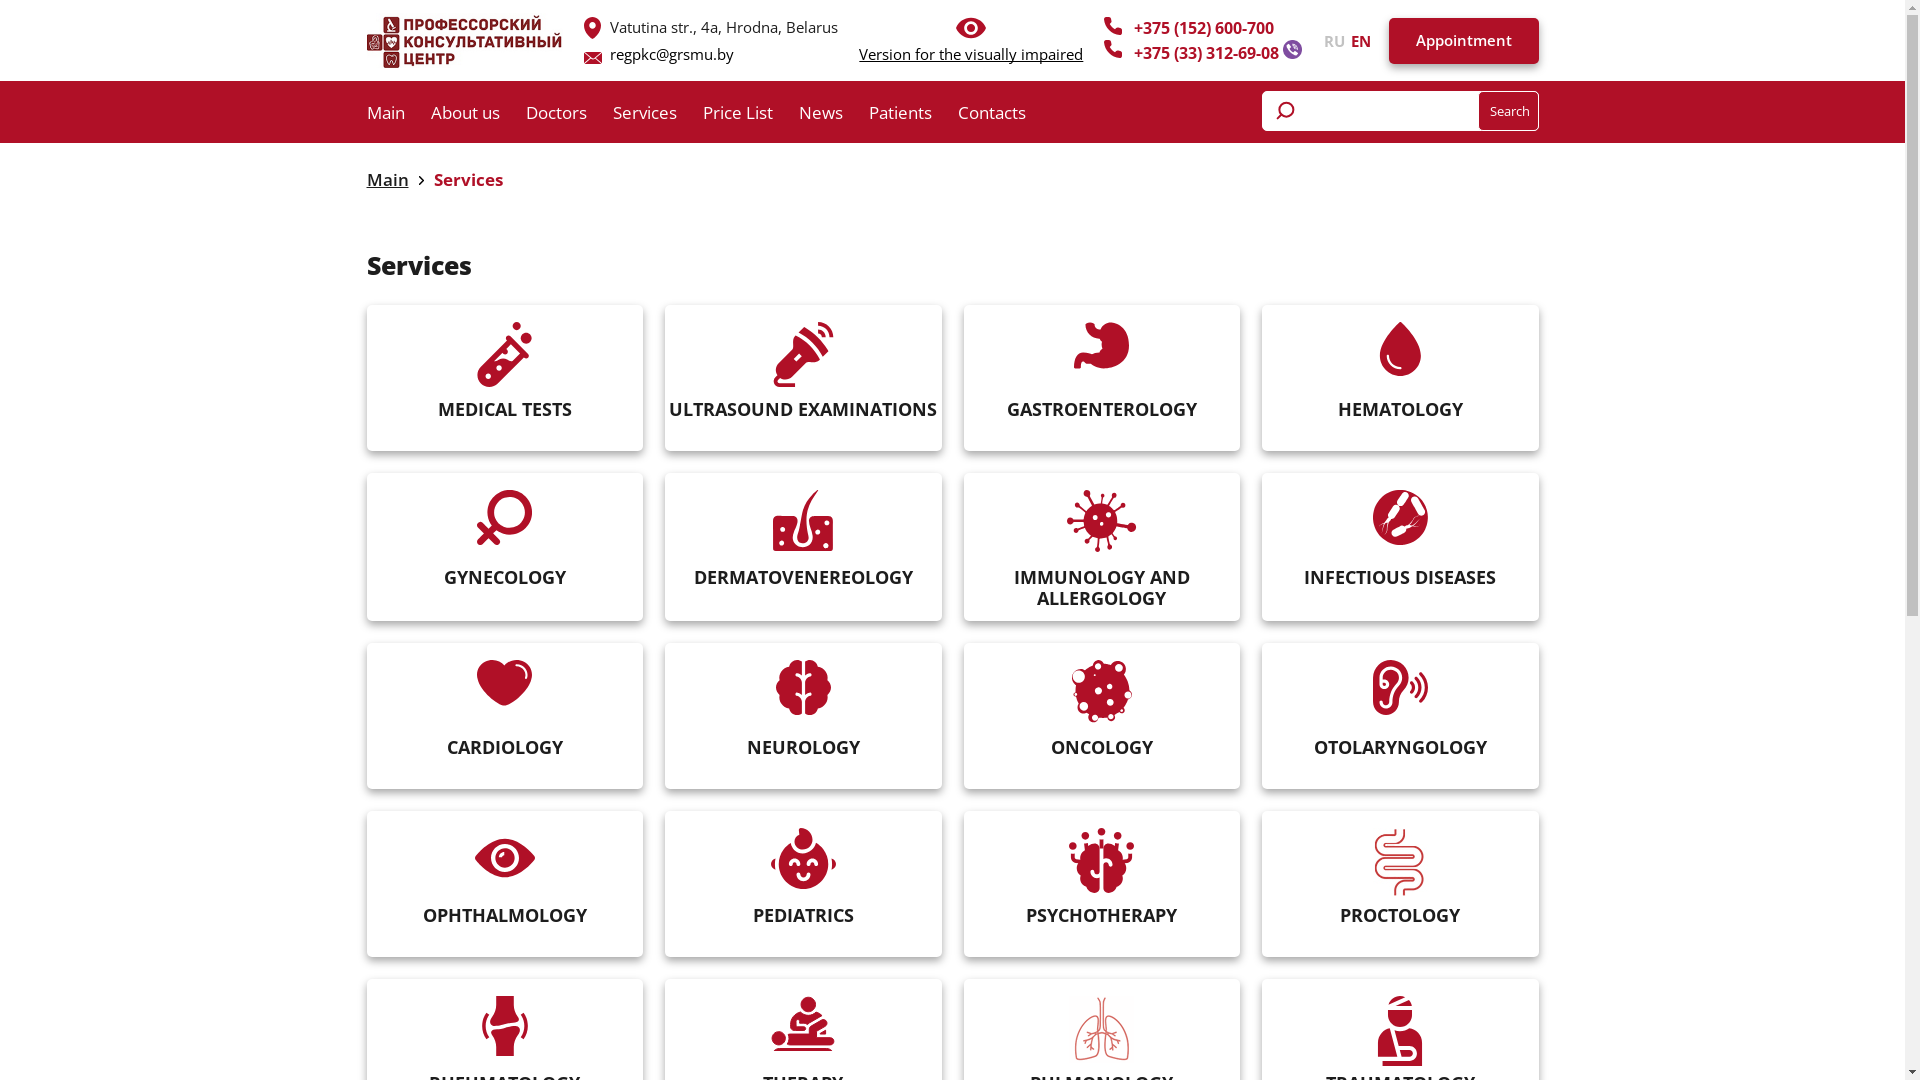 The image size is (1920, 1080). What do you see at coordinates (1463, 41) in the screenshot?
I see `'Appointment'` at bounding box center [1463, 41].